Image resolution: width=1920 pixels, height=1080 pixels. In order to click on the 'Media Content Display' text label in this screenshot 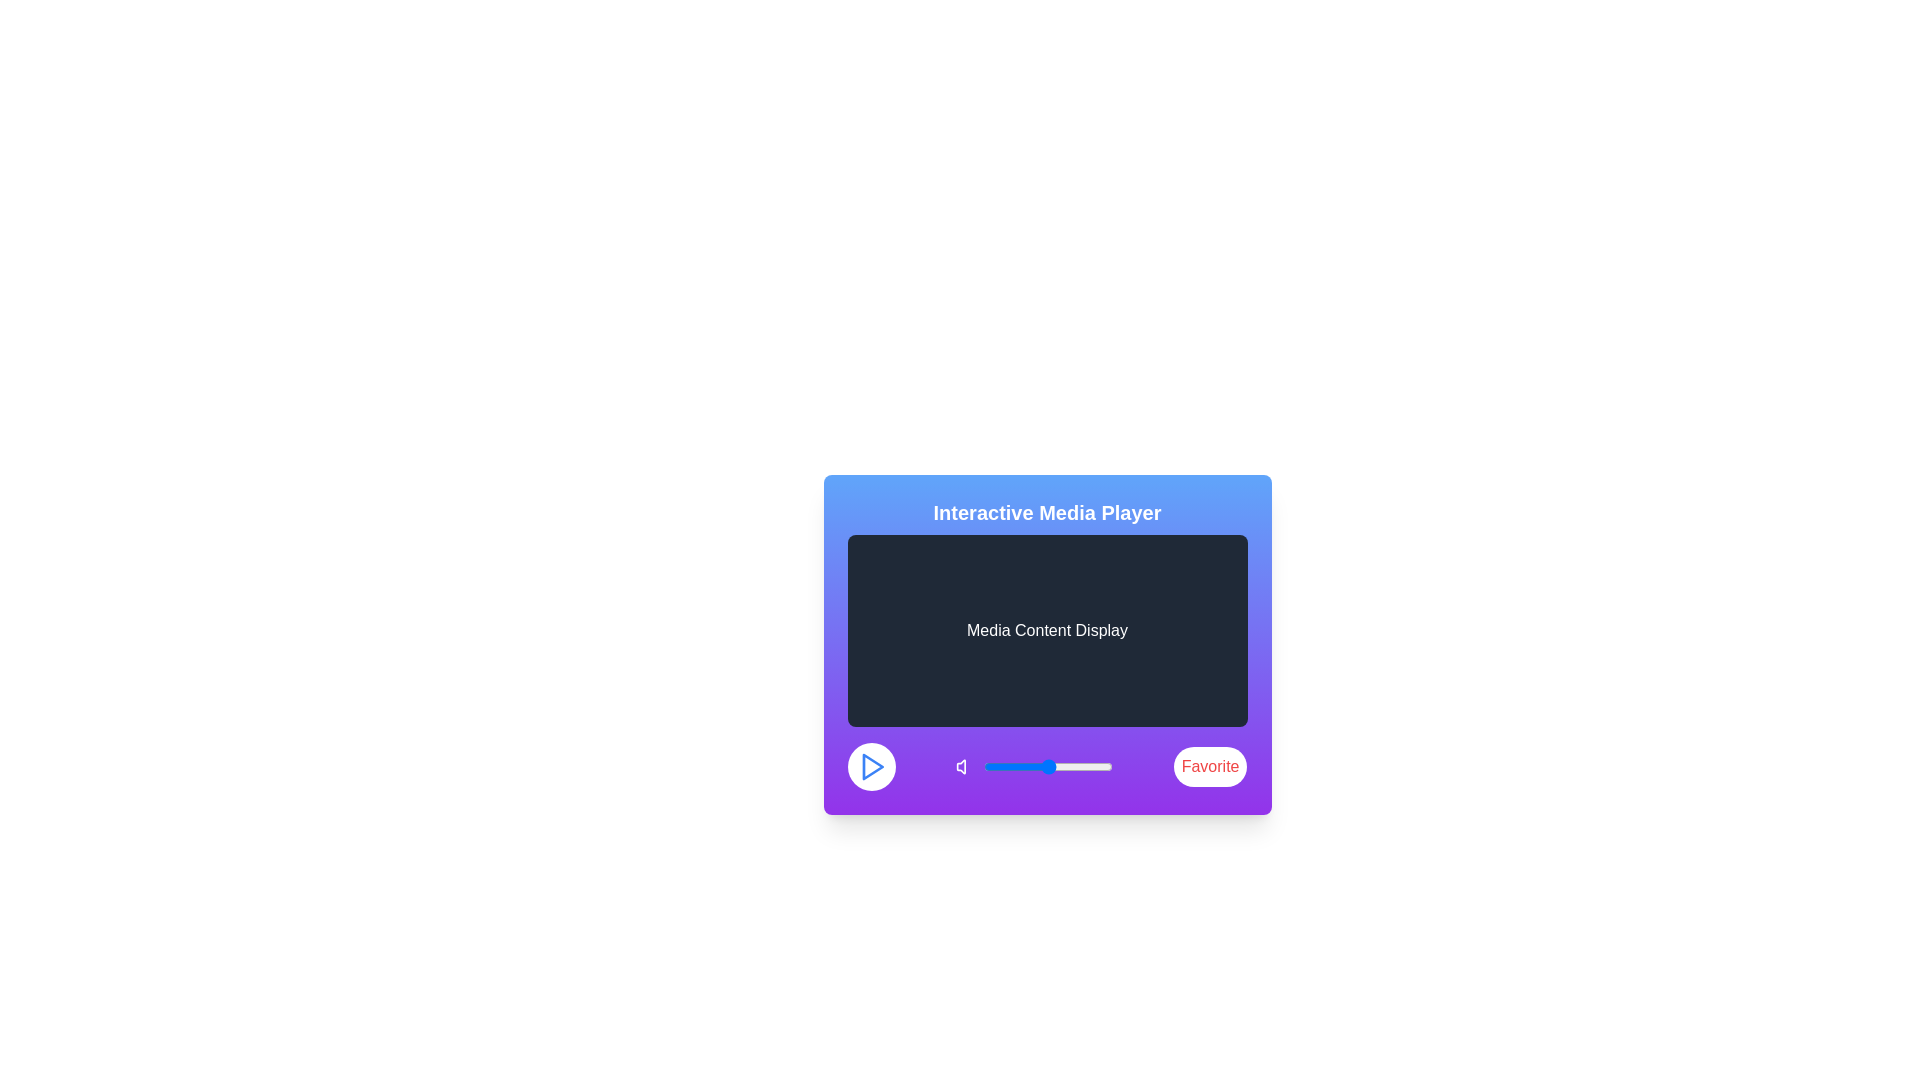, I will do `click(1046, 631)`.